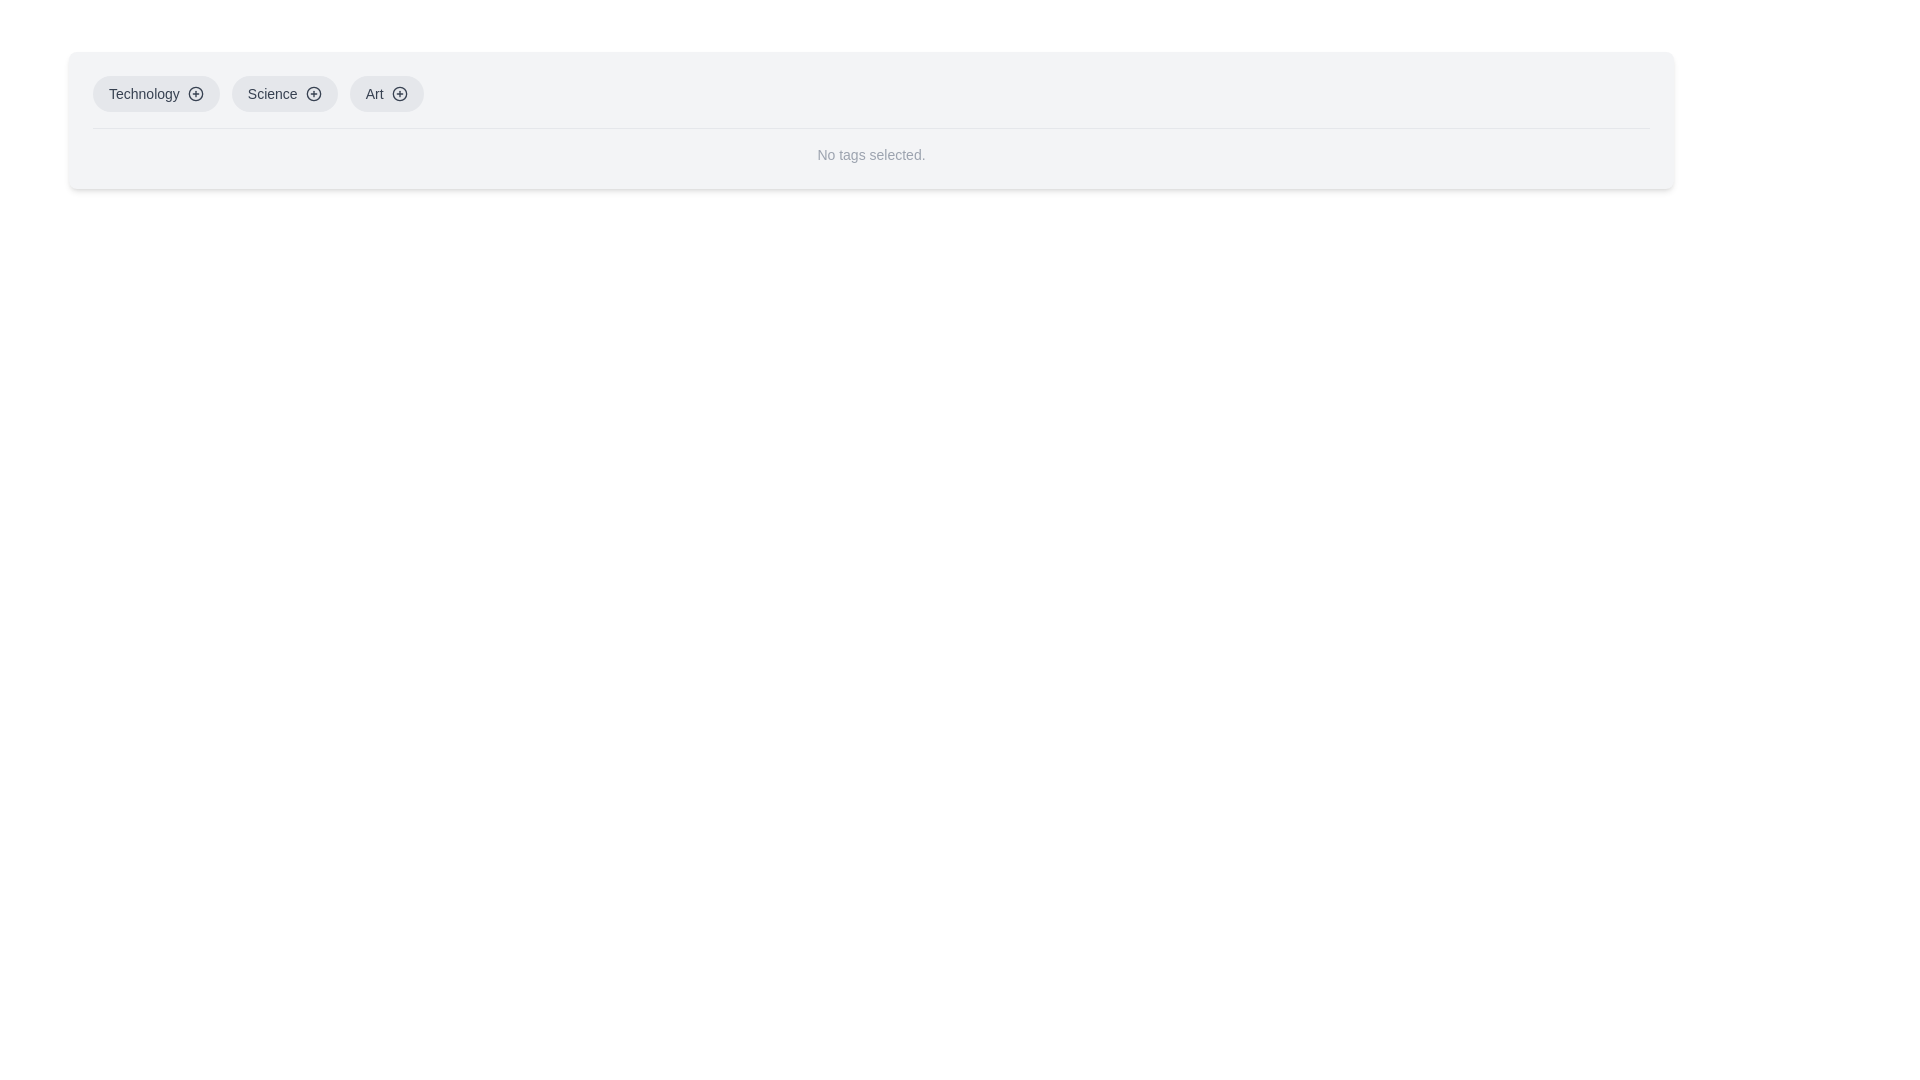 The height and width of the screenshot is (1080, 1920). What do you see at coordinates (271, 93) in the screenshot?
I see `the 'Science' text label within the category button` at bounding box center [271, 93].